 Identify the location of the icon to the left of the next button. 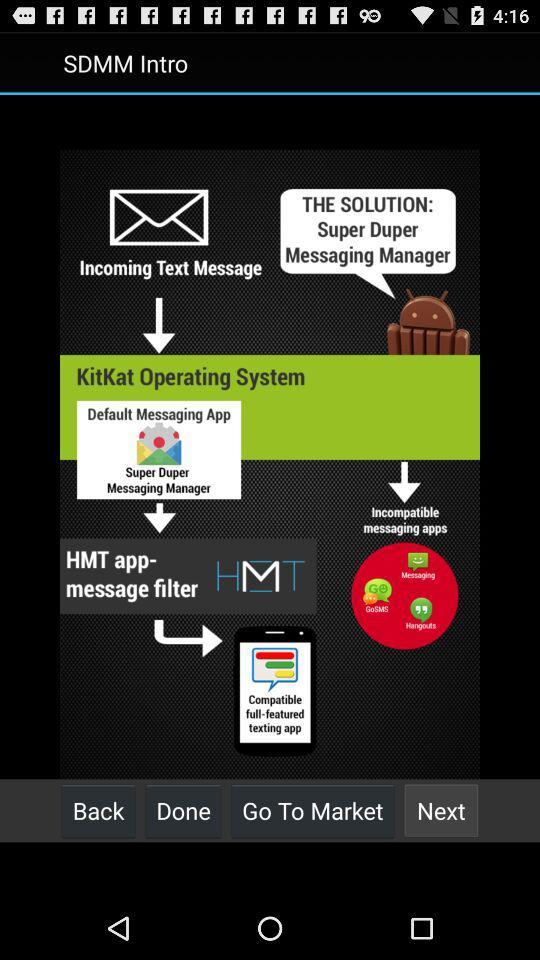
(312, 810).